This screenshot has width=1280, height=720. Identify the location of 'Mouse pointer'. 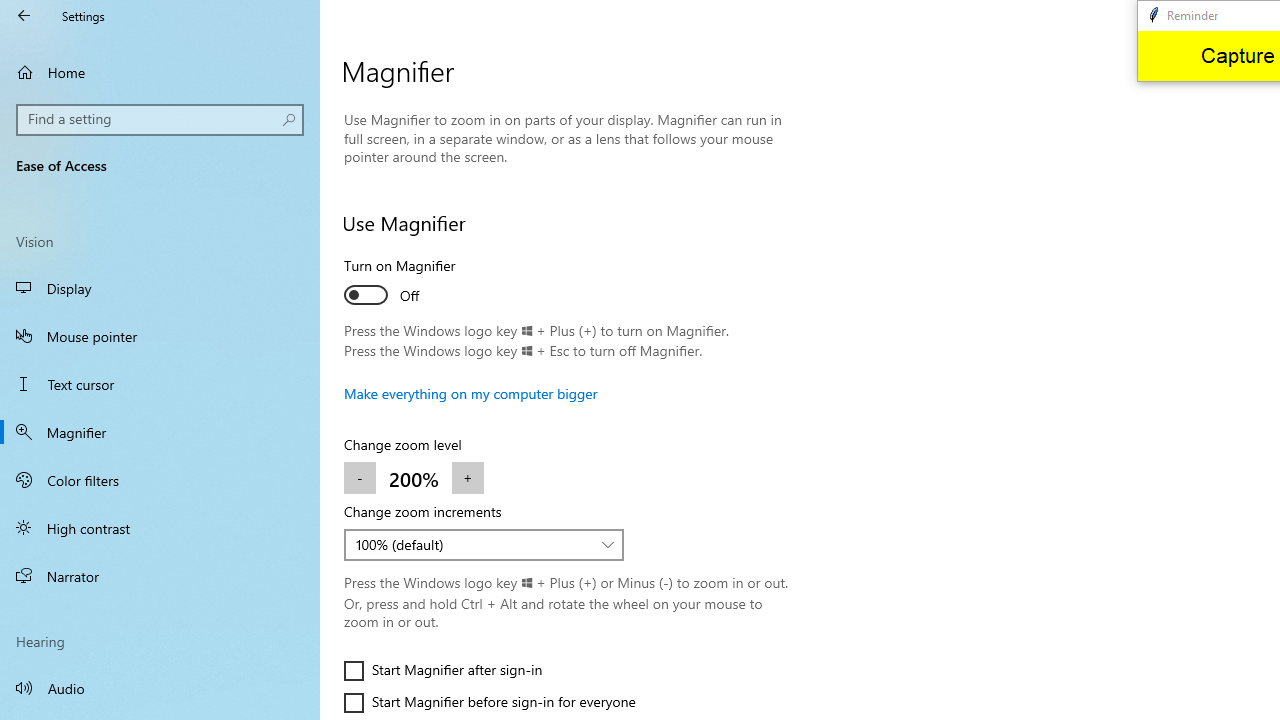
(160, 334).